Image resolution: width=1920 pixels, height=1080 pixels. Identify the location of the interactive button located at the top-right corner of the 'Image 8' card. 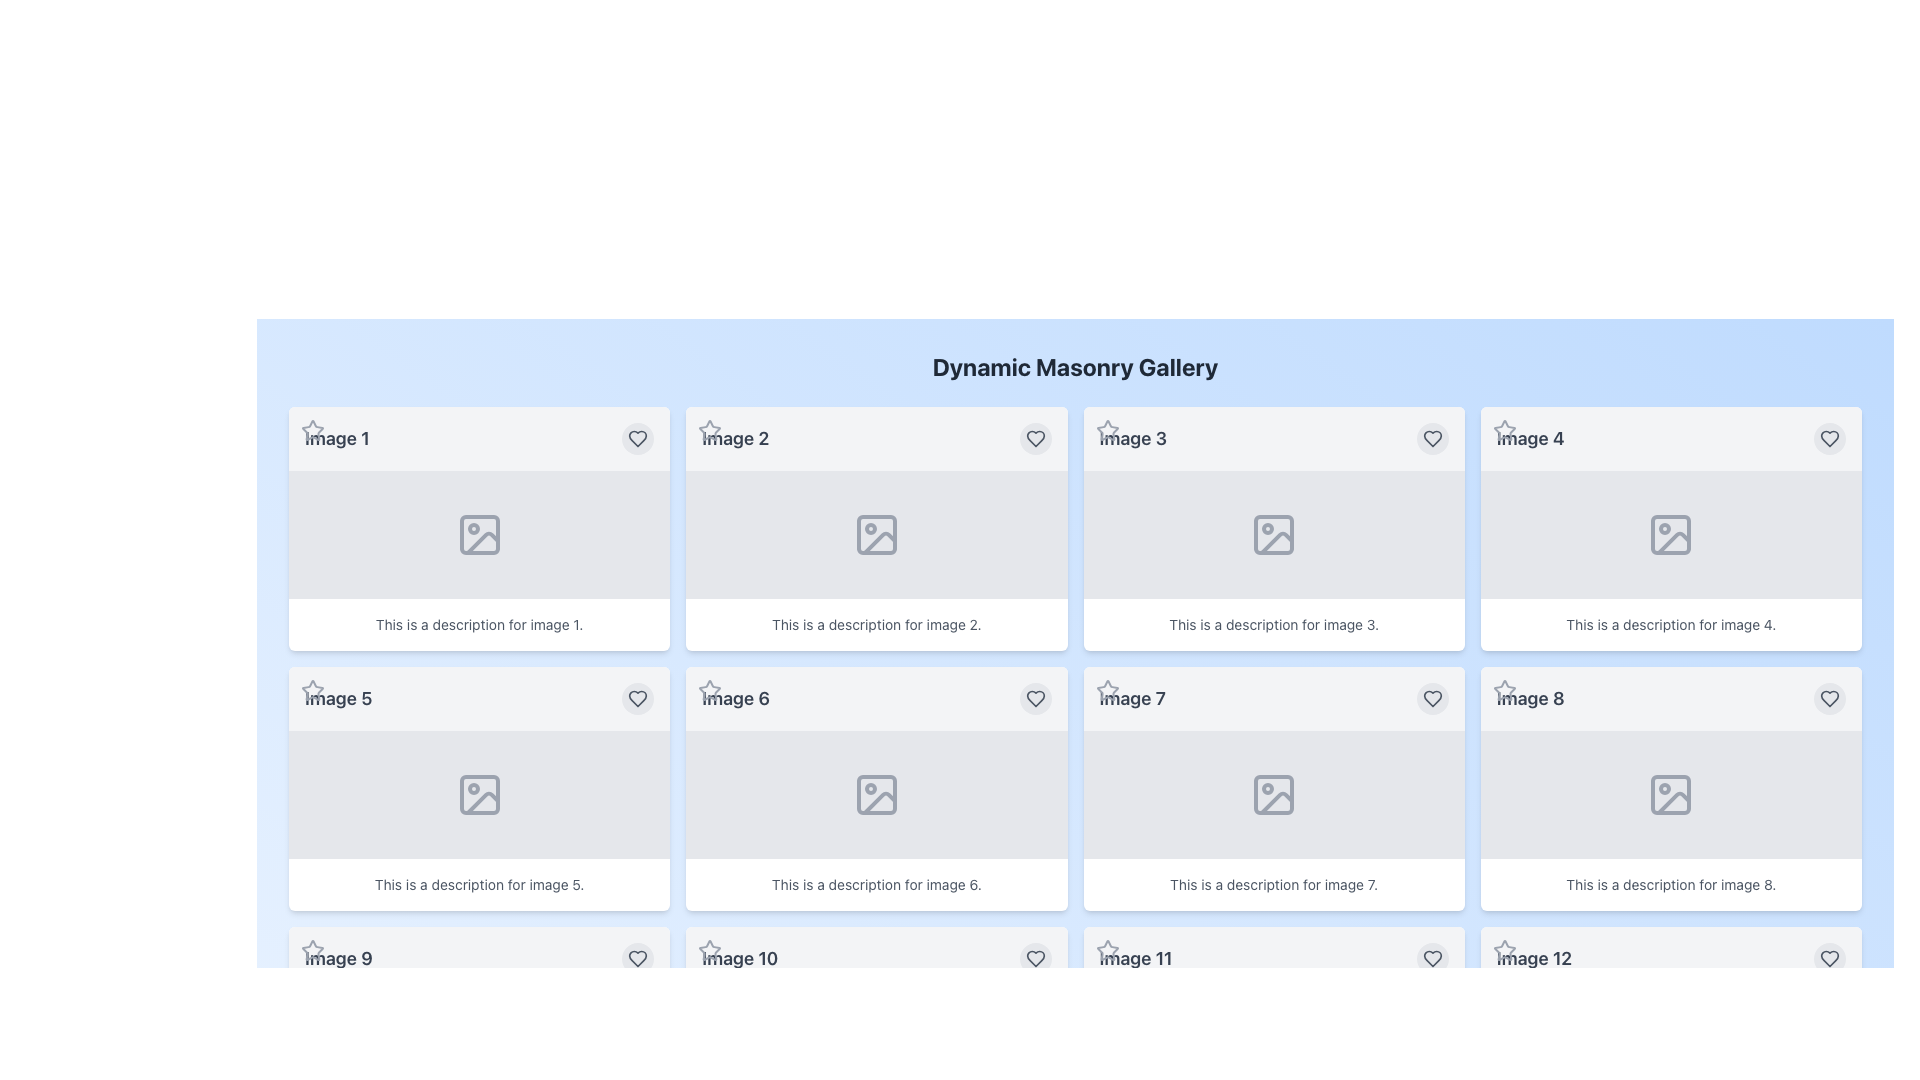
(1829, 697).